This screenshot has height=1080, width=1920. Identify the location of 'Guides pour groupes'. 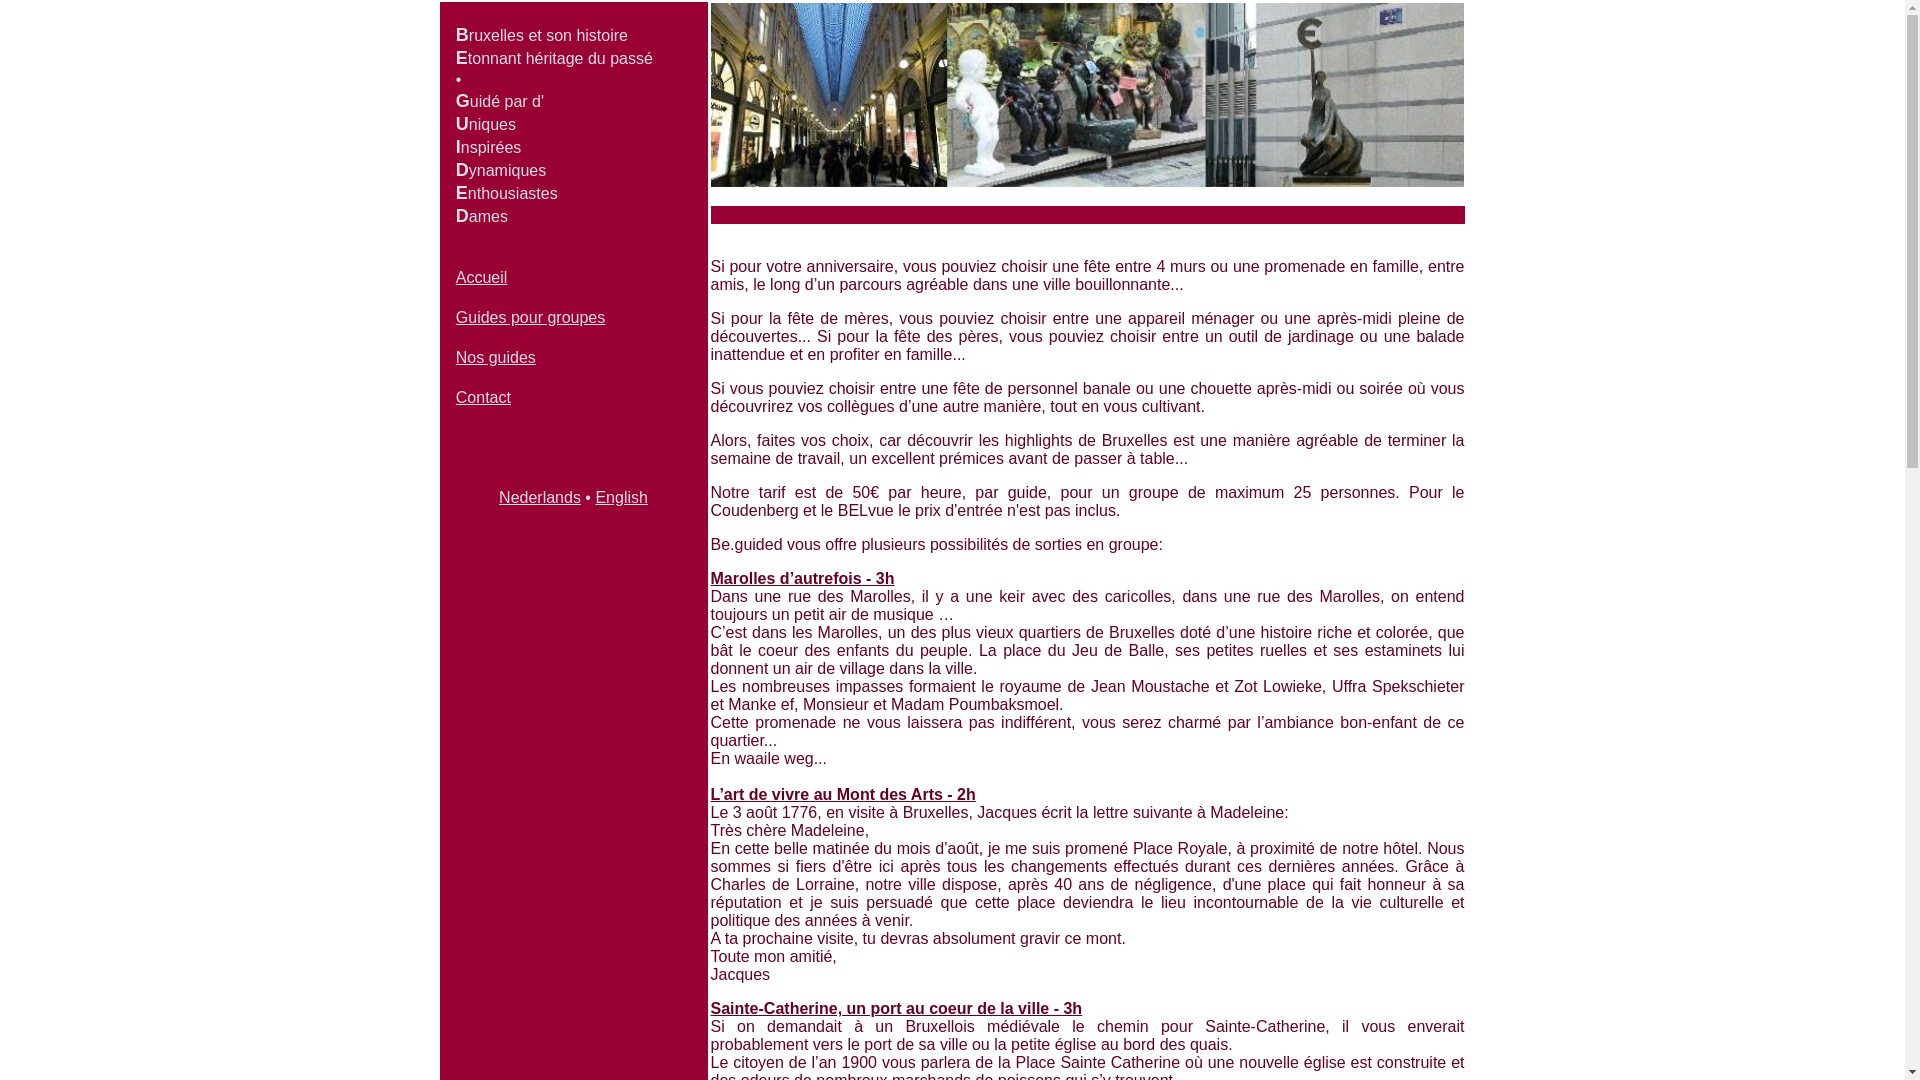
(455, 316).